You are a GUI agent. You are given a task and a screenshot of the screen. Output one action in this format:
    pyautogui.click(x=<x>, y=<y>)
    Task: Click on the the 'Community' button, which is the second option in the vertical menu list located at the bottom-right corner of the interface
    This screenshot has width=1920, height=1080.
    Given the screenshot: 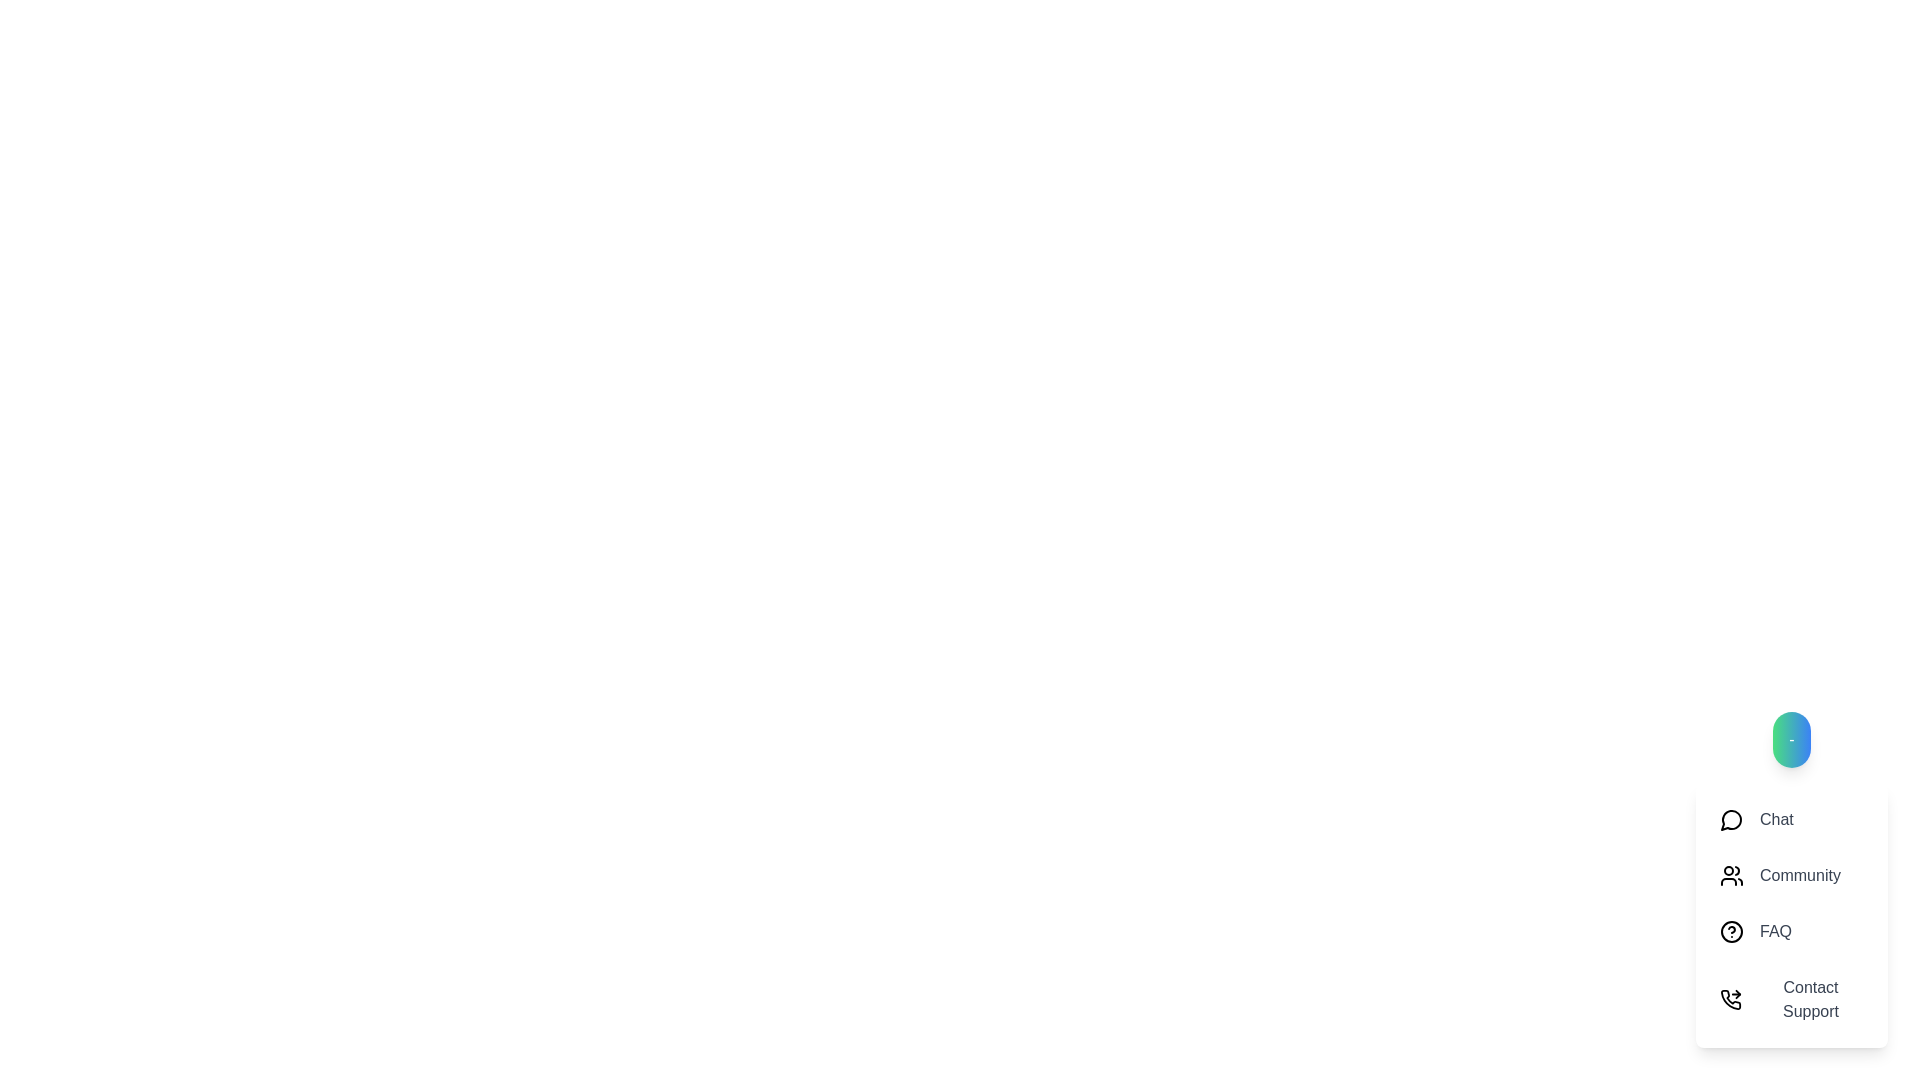 What is the action you would take?
    pyautogui.click(x=1791, y=878)
    